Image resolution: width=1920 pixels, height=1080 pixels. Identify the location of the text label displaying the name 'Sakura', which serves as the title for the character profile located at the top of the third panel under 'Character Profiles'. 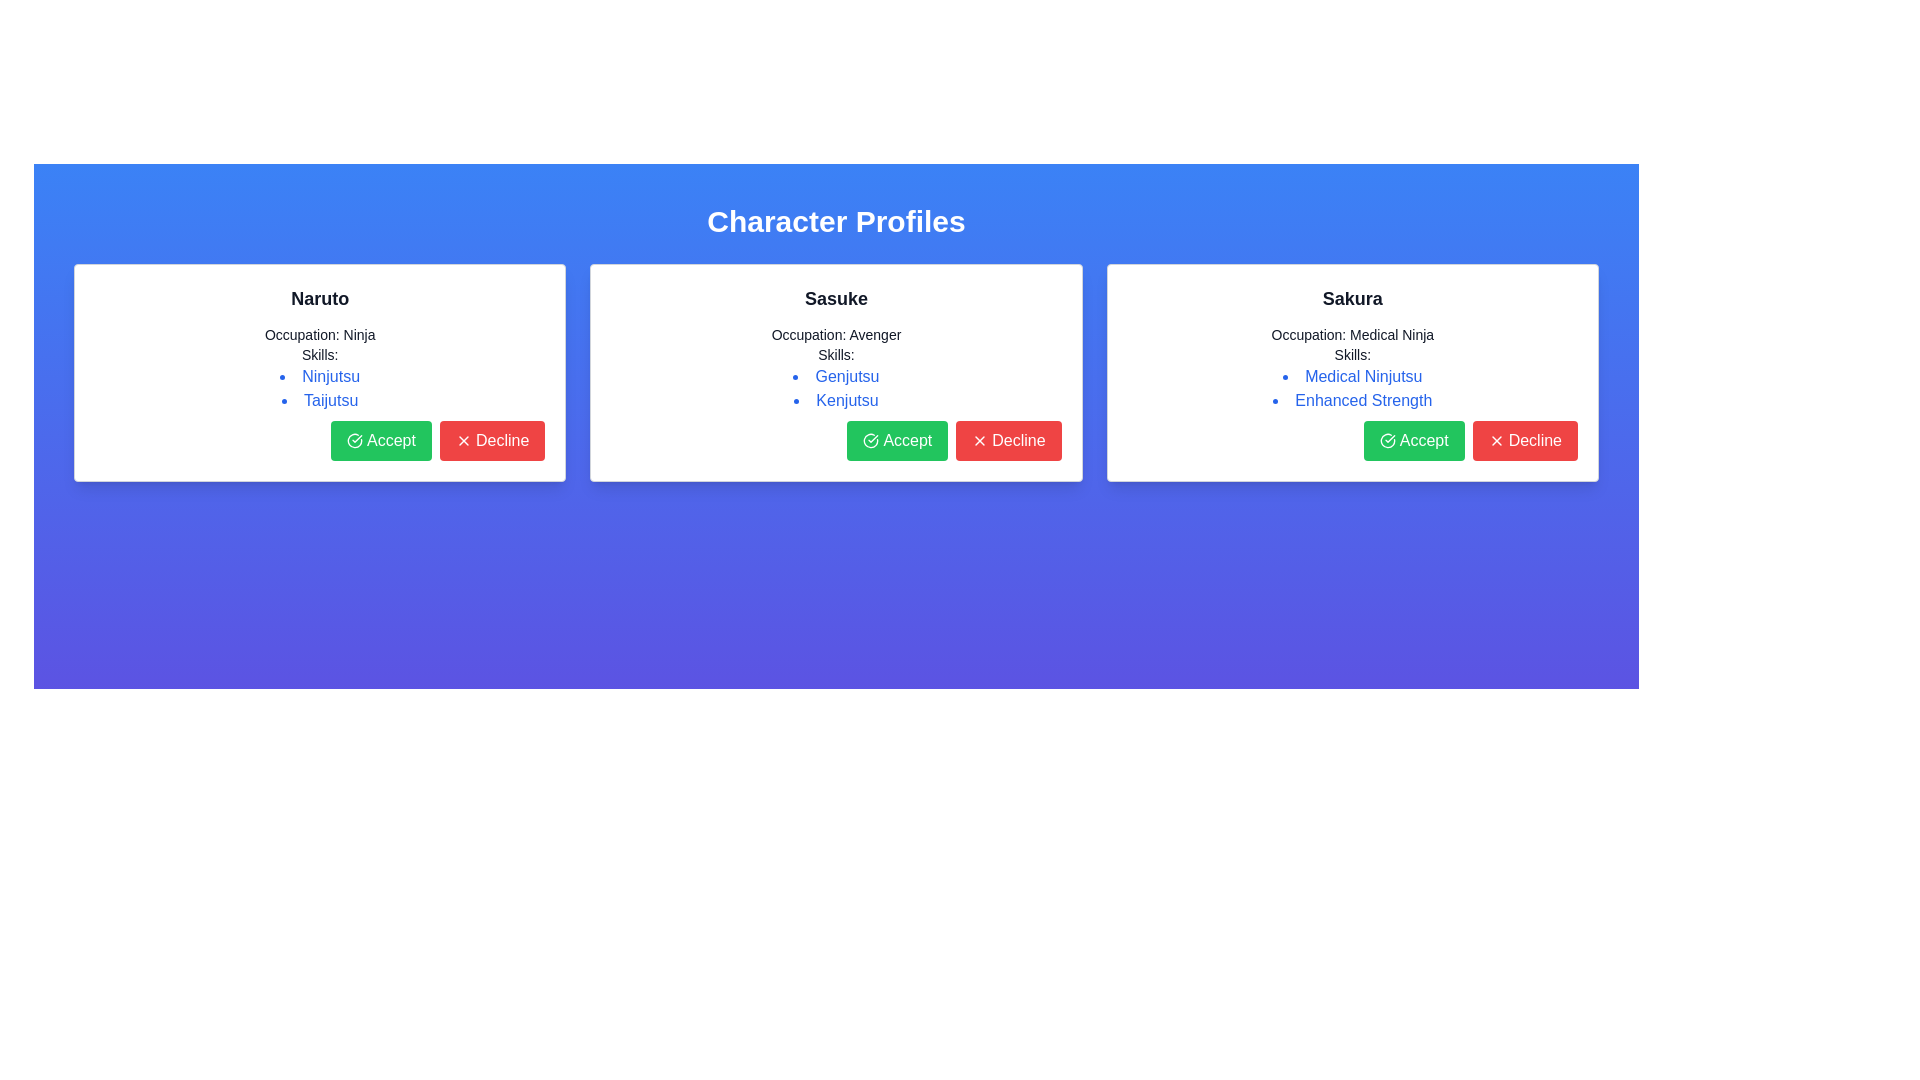
(1352, 299).